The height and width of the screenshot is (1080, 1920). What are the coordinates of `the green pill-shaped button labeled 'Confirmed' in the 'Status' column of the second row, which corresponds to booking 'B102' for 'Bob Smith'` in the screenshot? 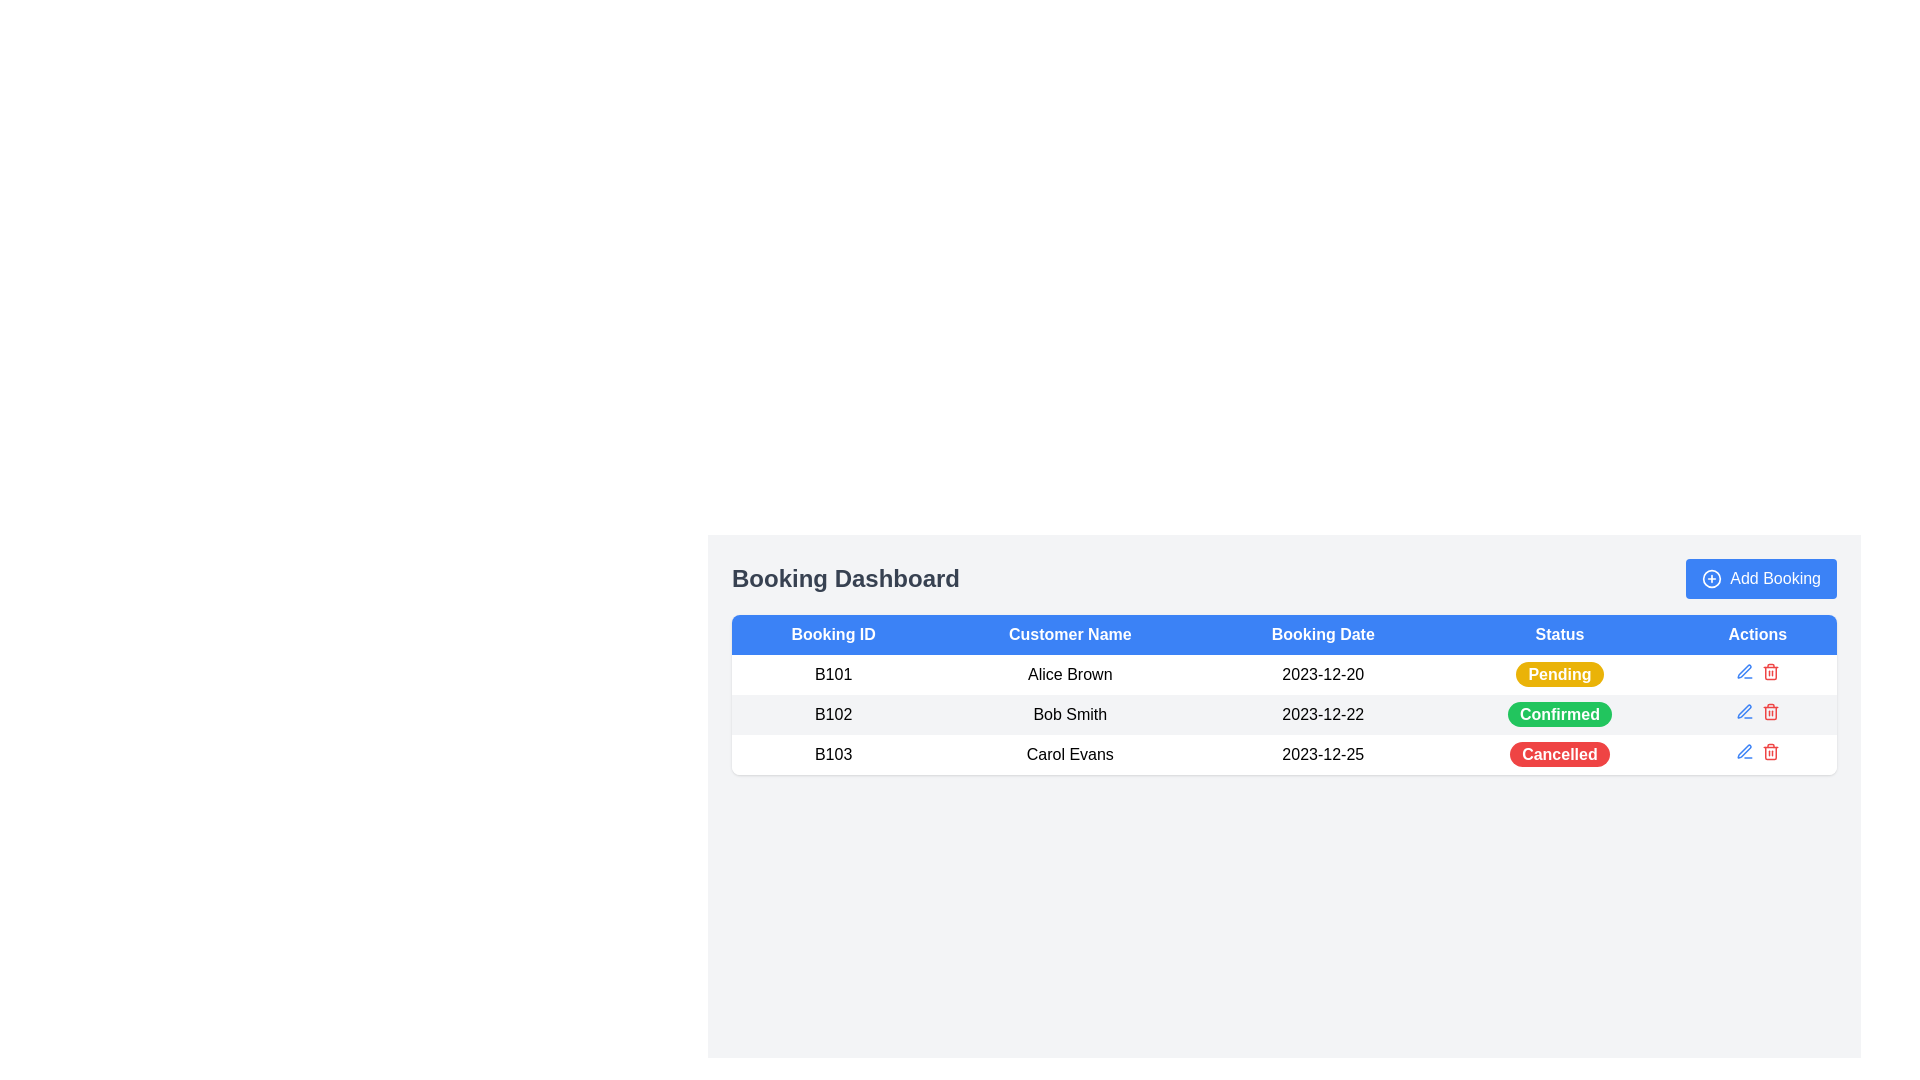 It's located at (1559, 713).